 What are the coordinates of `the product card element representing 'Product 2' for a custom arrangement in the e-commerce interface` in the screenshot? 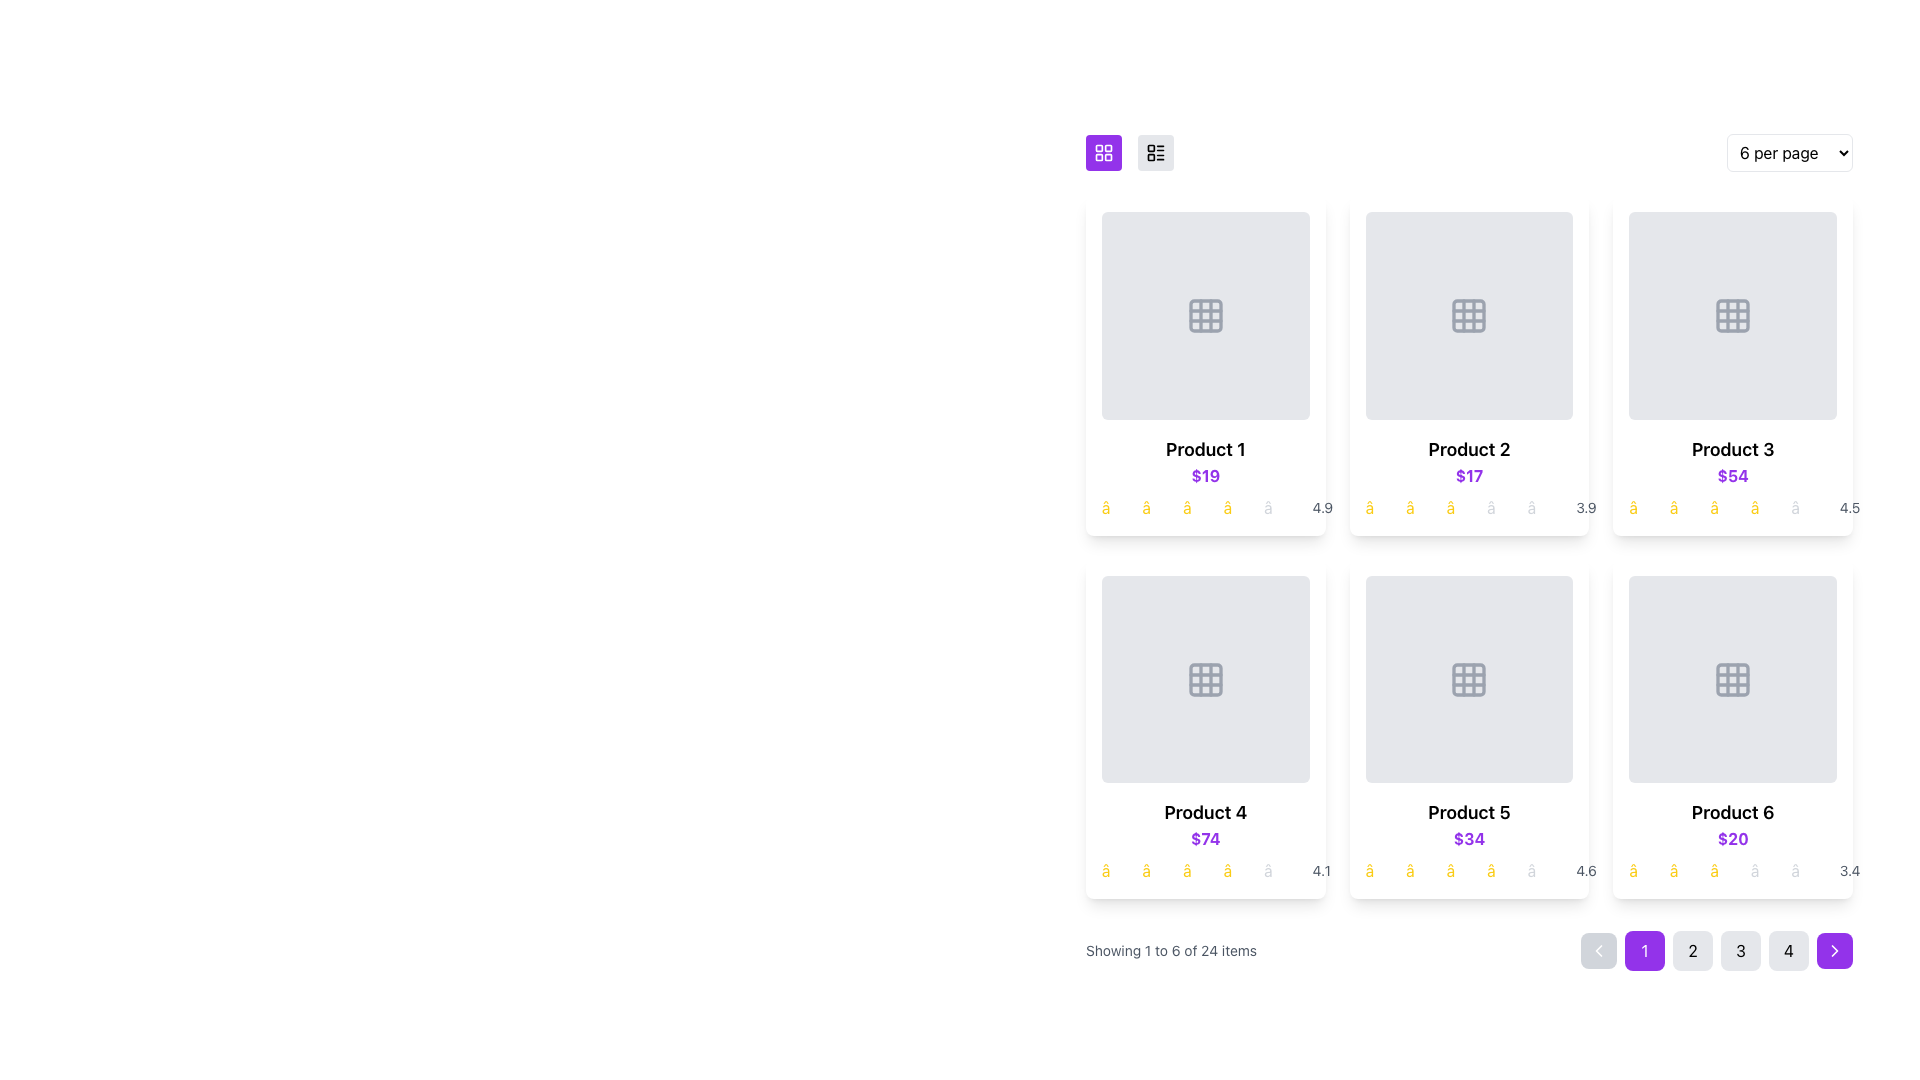 It's located at (1469, 365).